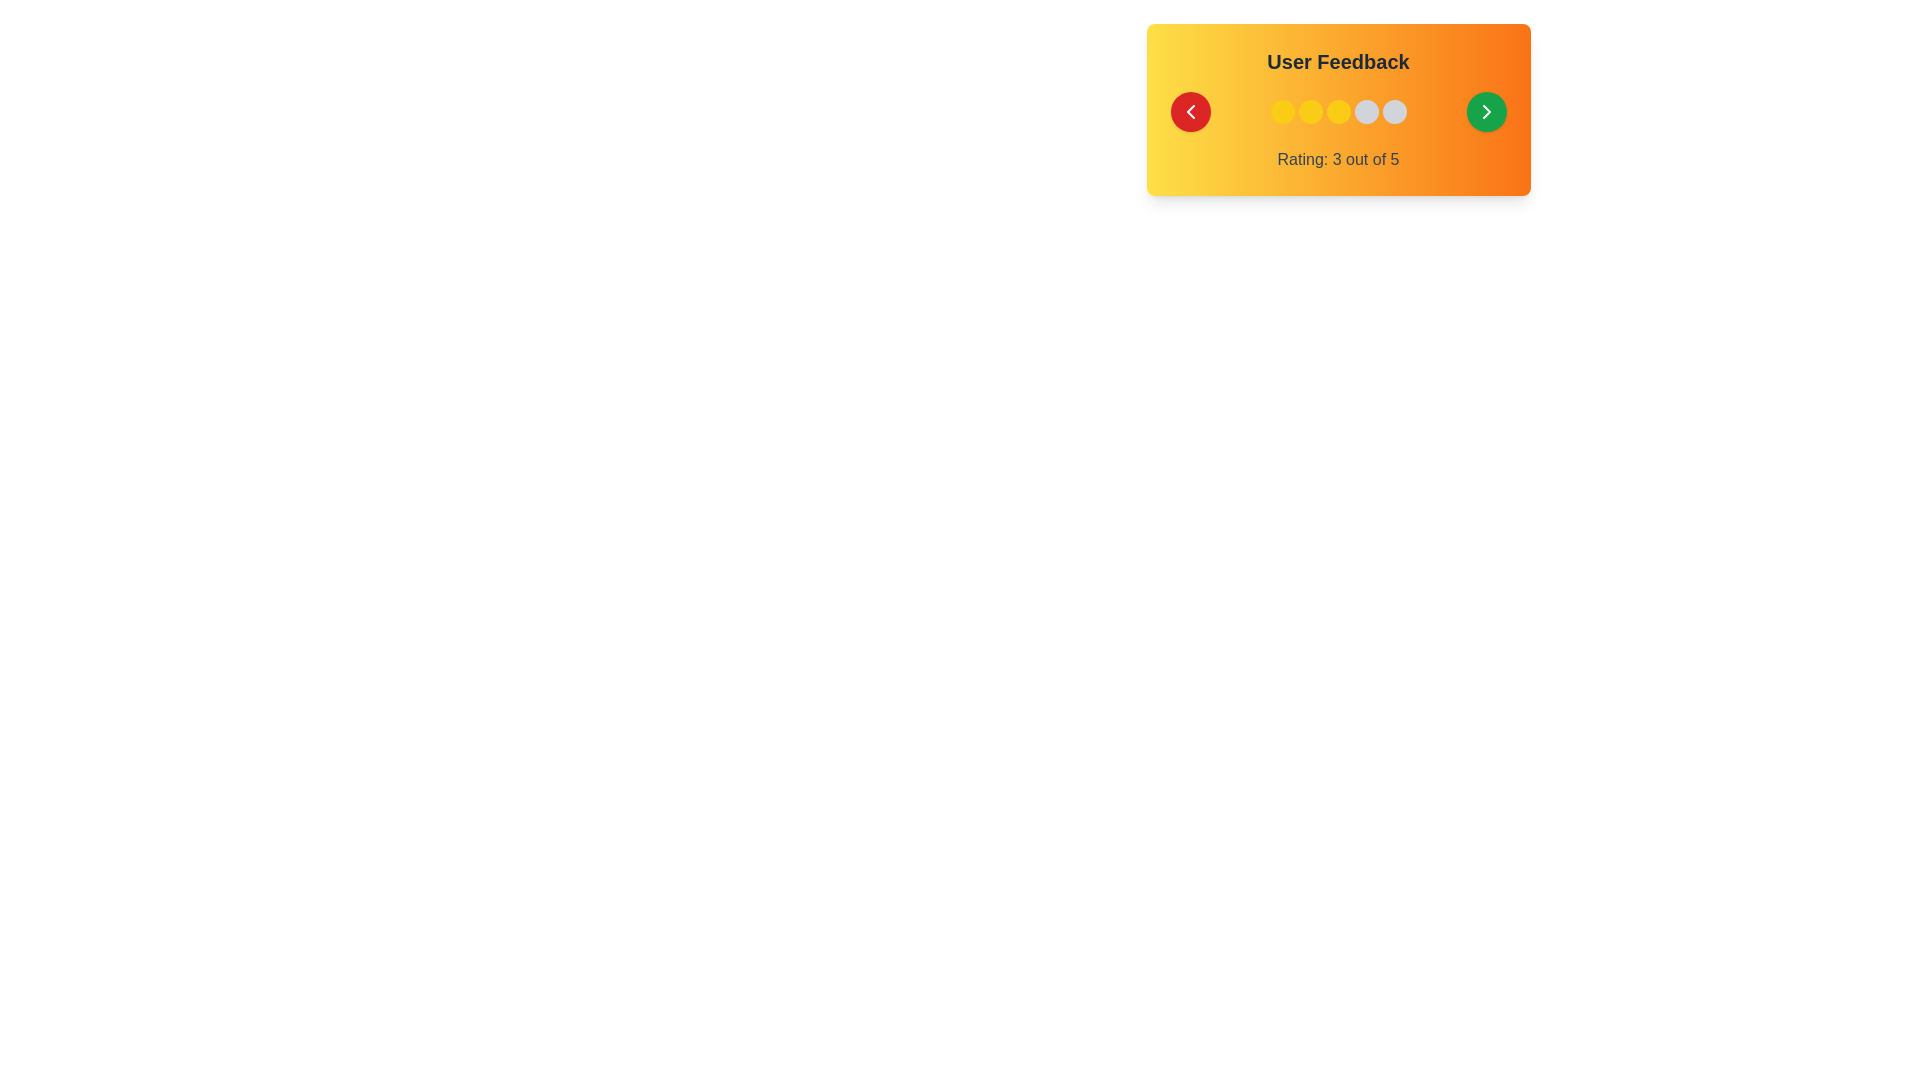 Image resolution: width=1920 pixels, height=1080 pixels. Describe the element at coordinates (1310, 111) in the screenshot. I see `the second circular rating option with a yellow background located beneath the 'User Feedback' title` at that location.